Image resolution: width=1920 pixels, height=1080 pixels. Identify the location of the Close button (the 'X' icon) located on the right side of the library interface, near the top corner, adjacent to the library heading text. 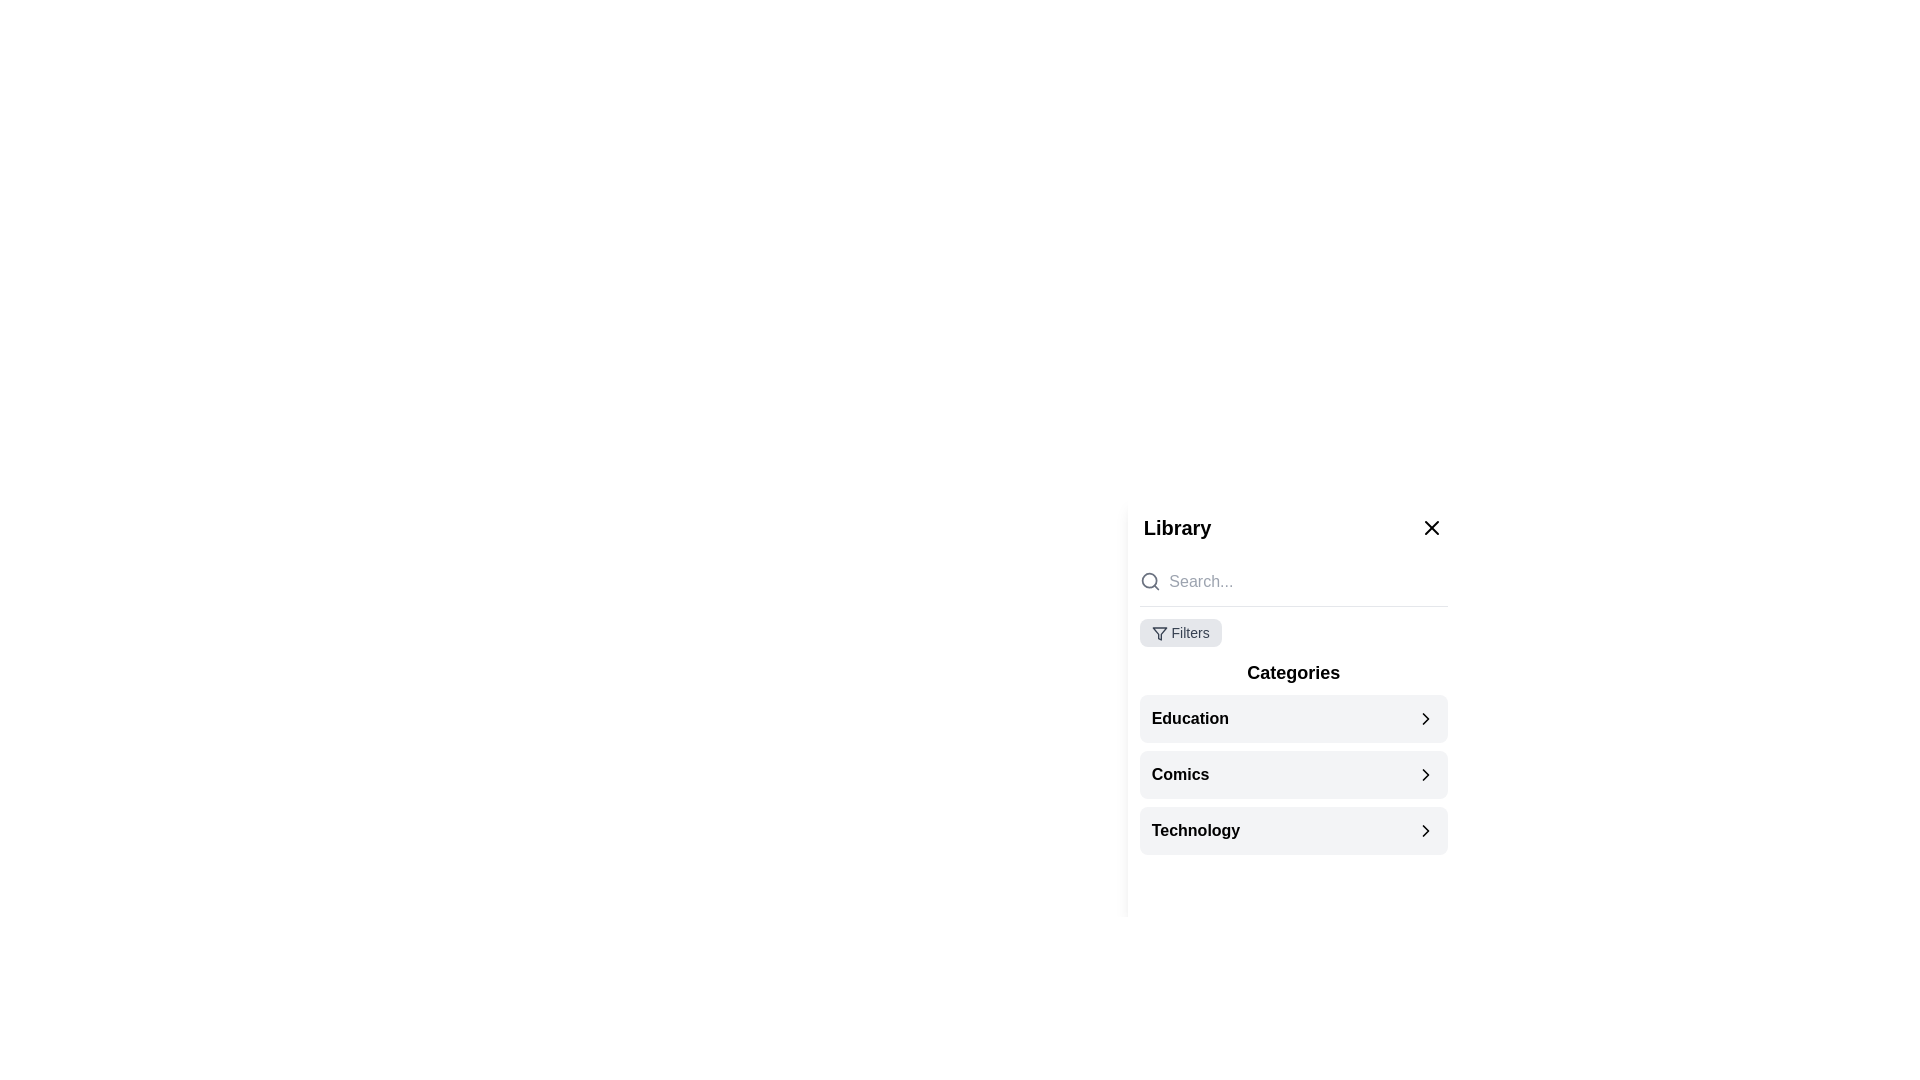
(1430, 527).